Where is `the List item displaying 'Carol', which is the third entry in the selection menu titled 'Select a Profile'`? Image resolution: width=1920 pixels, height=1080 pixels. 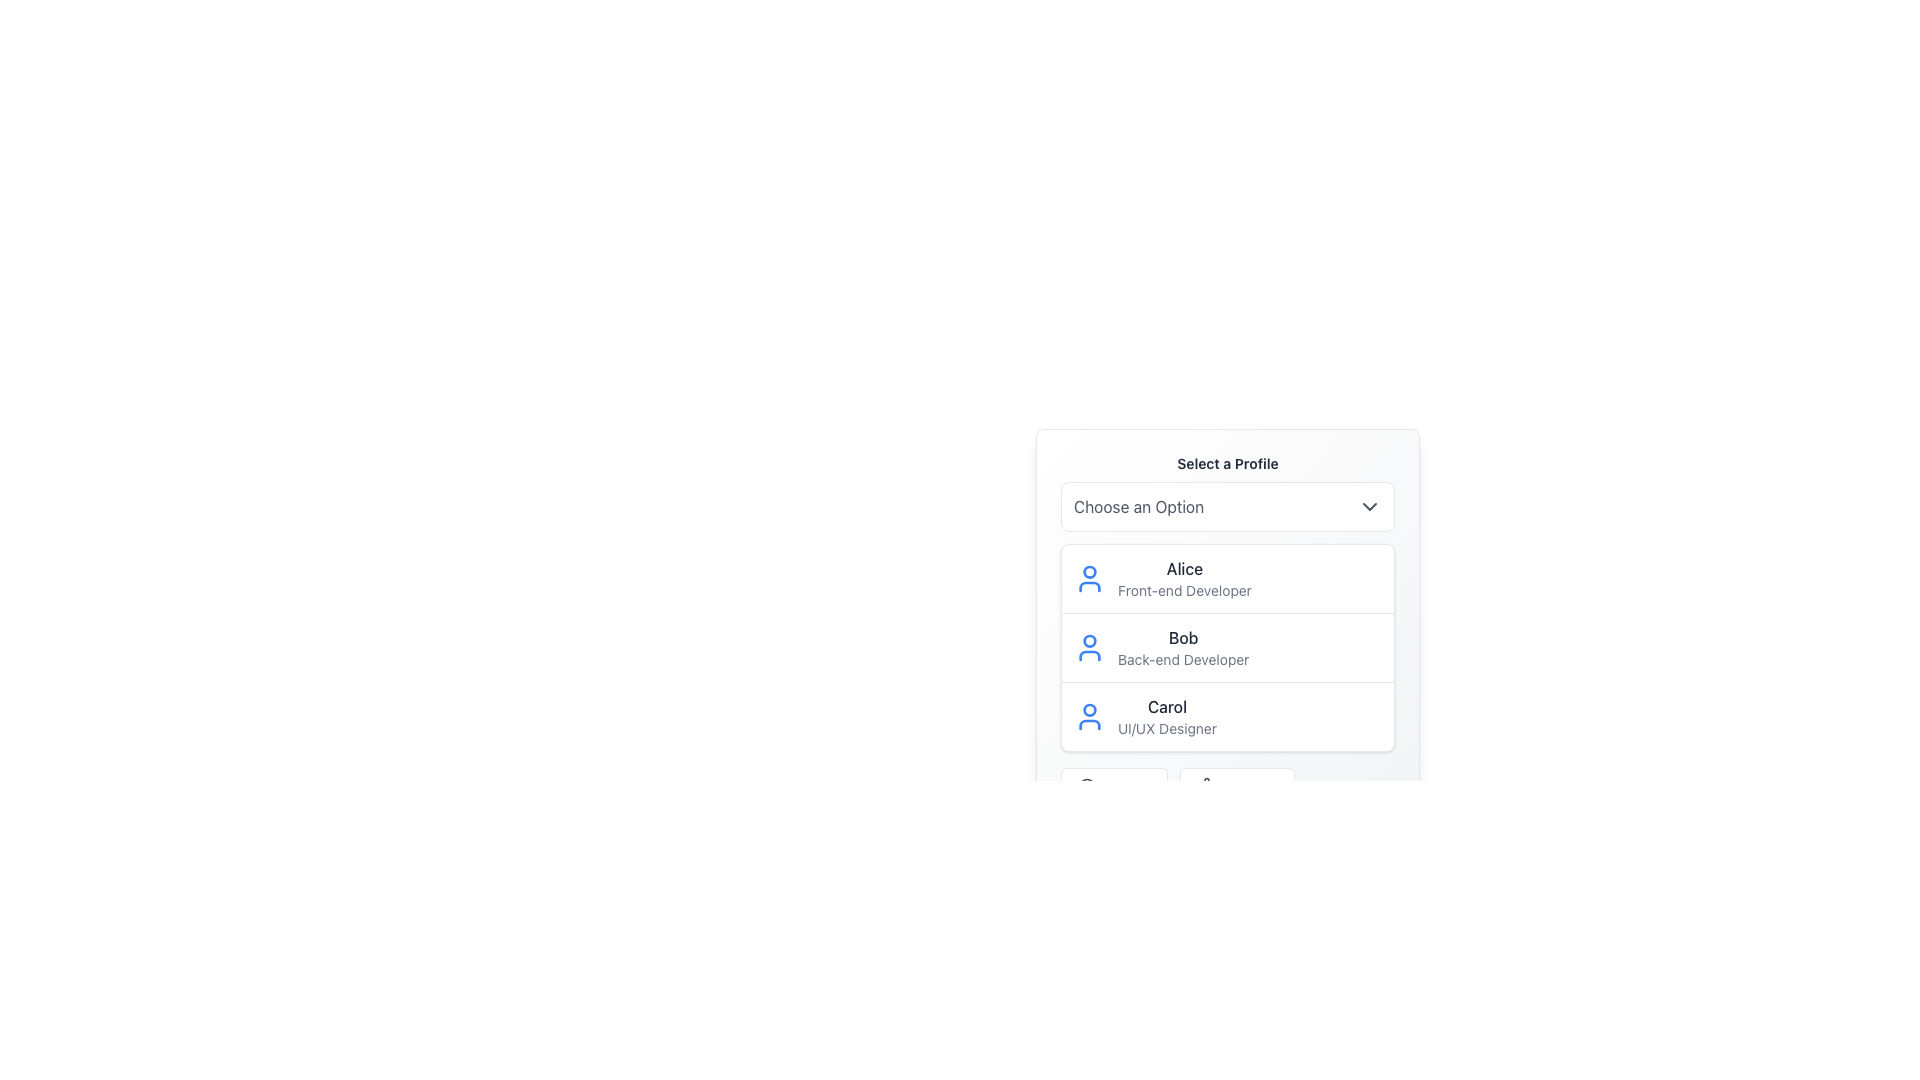
the List item displaying 'Carol', which is the third entry in the selection menu titled 'Select a Profile' is located at coordinates (1227, 715).